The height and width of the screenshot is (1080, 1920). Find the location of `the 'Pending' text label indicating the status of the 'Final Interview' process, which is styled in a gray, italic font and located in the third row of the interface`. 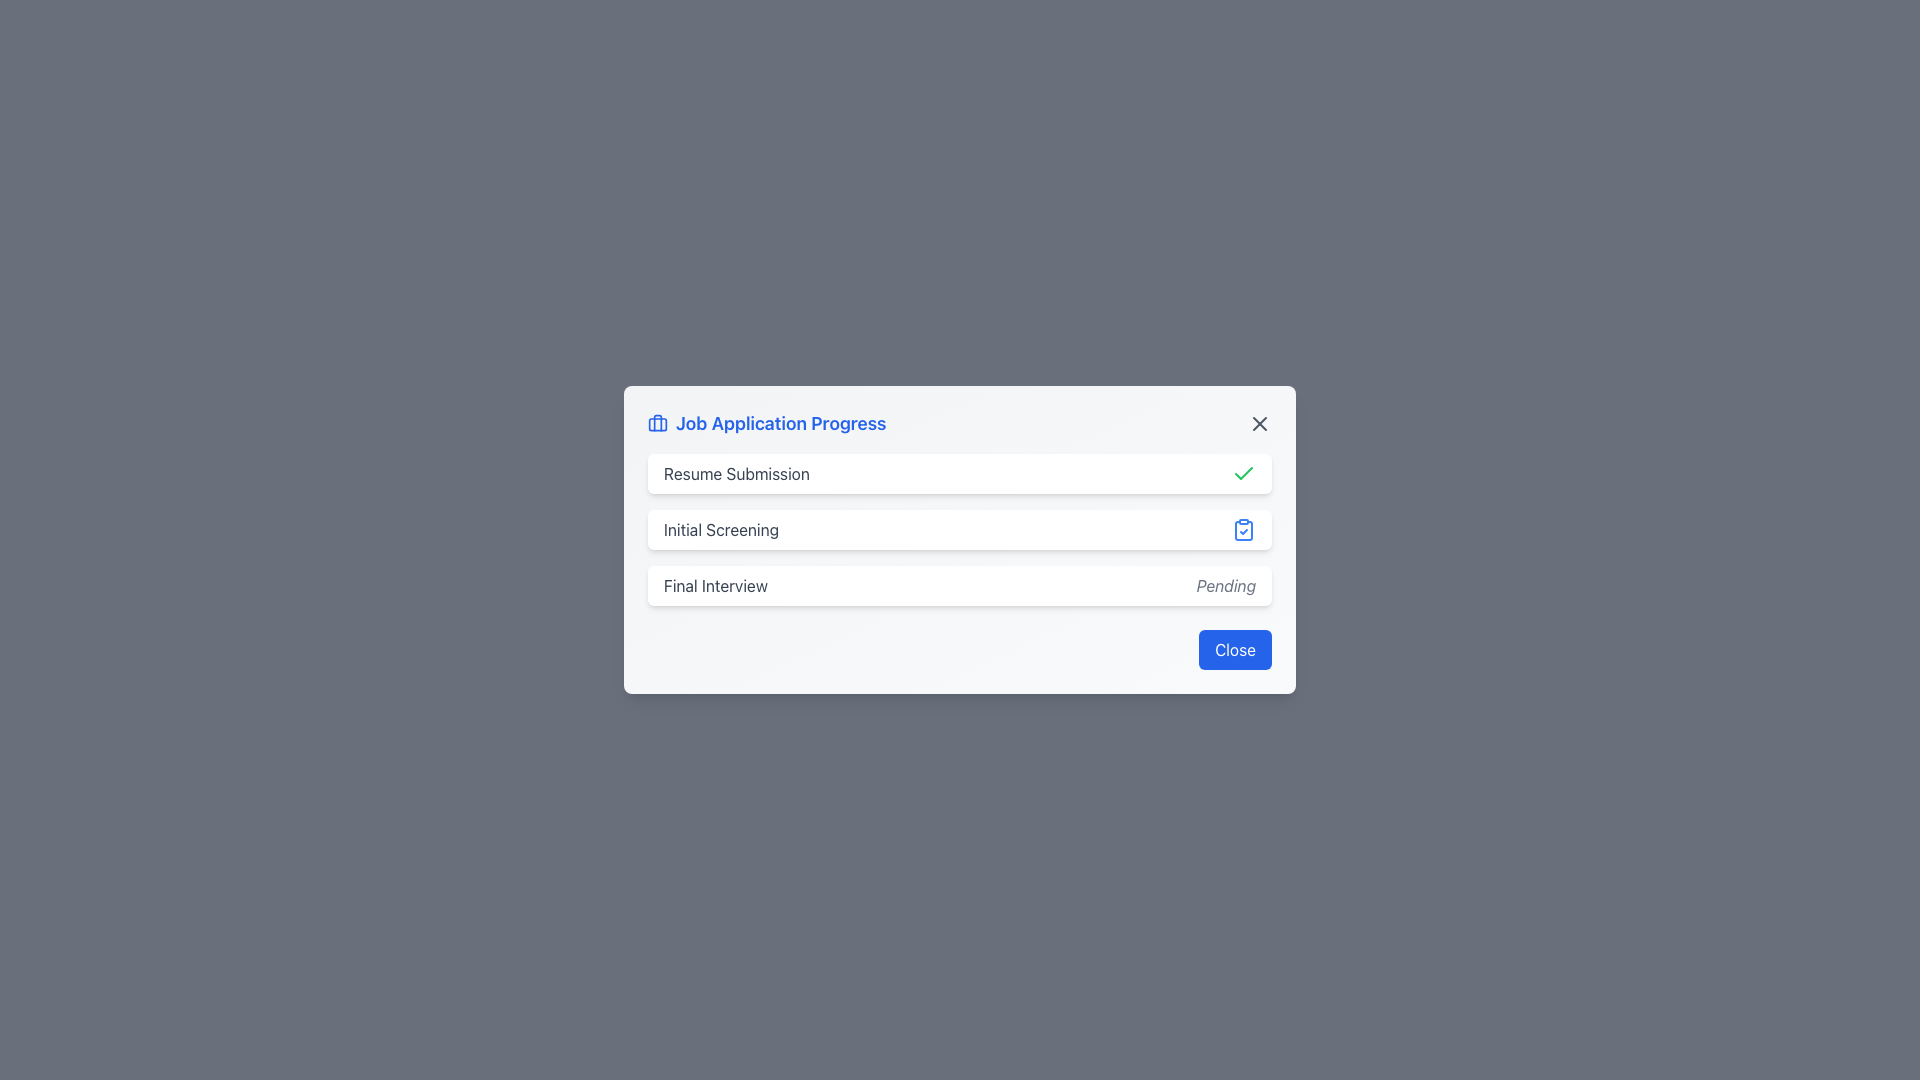

the 'Pending' text label indicating the status of the 'Final Interview' process, which is styled in a gray, italic font and located in the third row of the interface is located at coordinates (1225, 585).